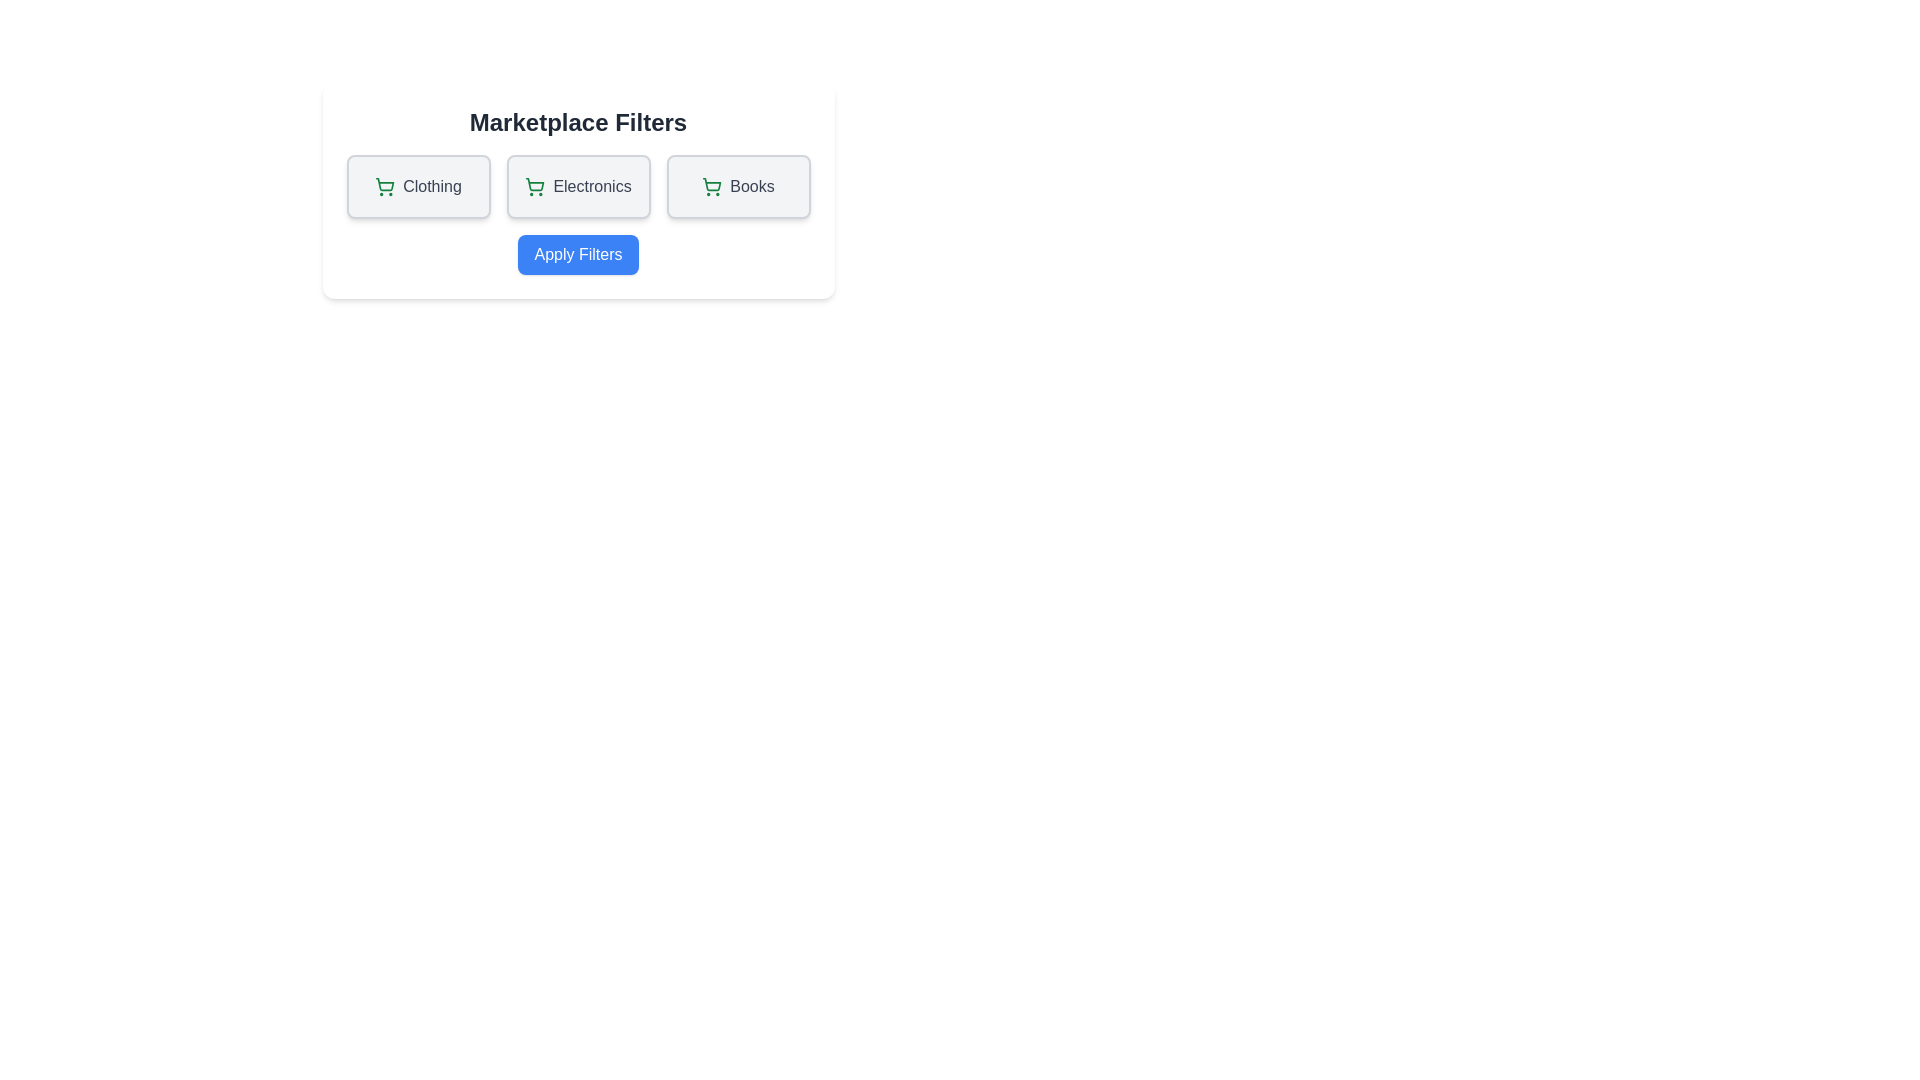  I want to click on the filter option labeled Electronics, so click(577, 186).